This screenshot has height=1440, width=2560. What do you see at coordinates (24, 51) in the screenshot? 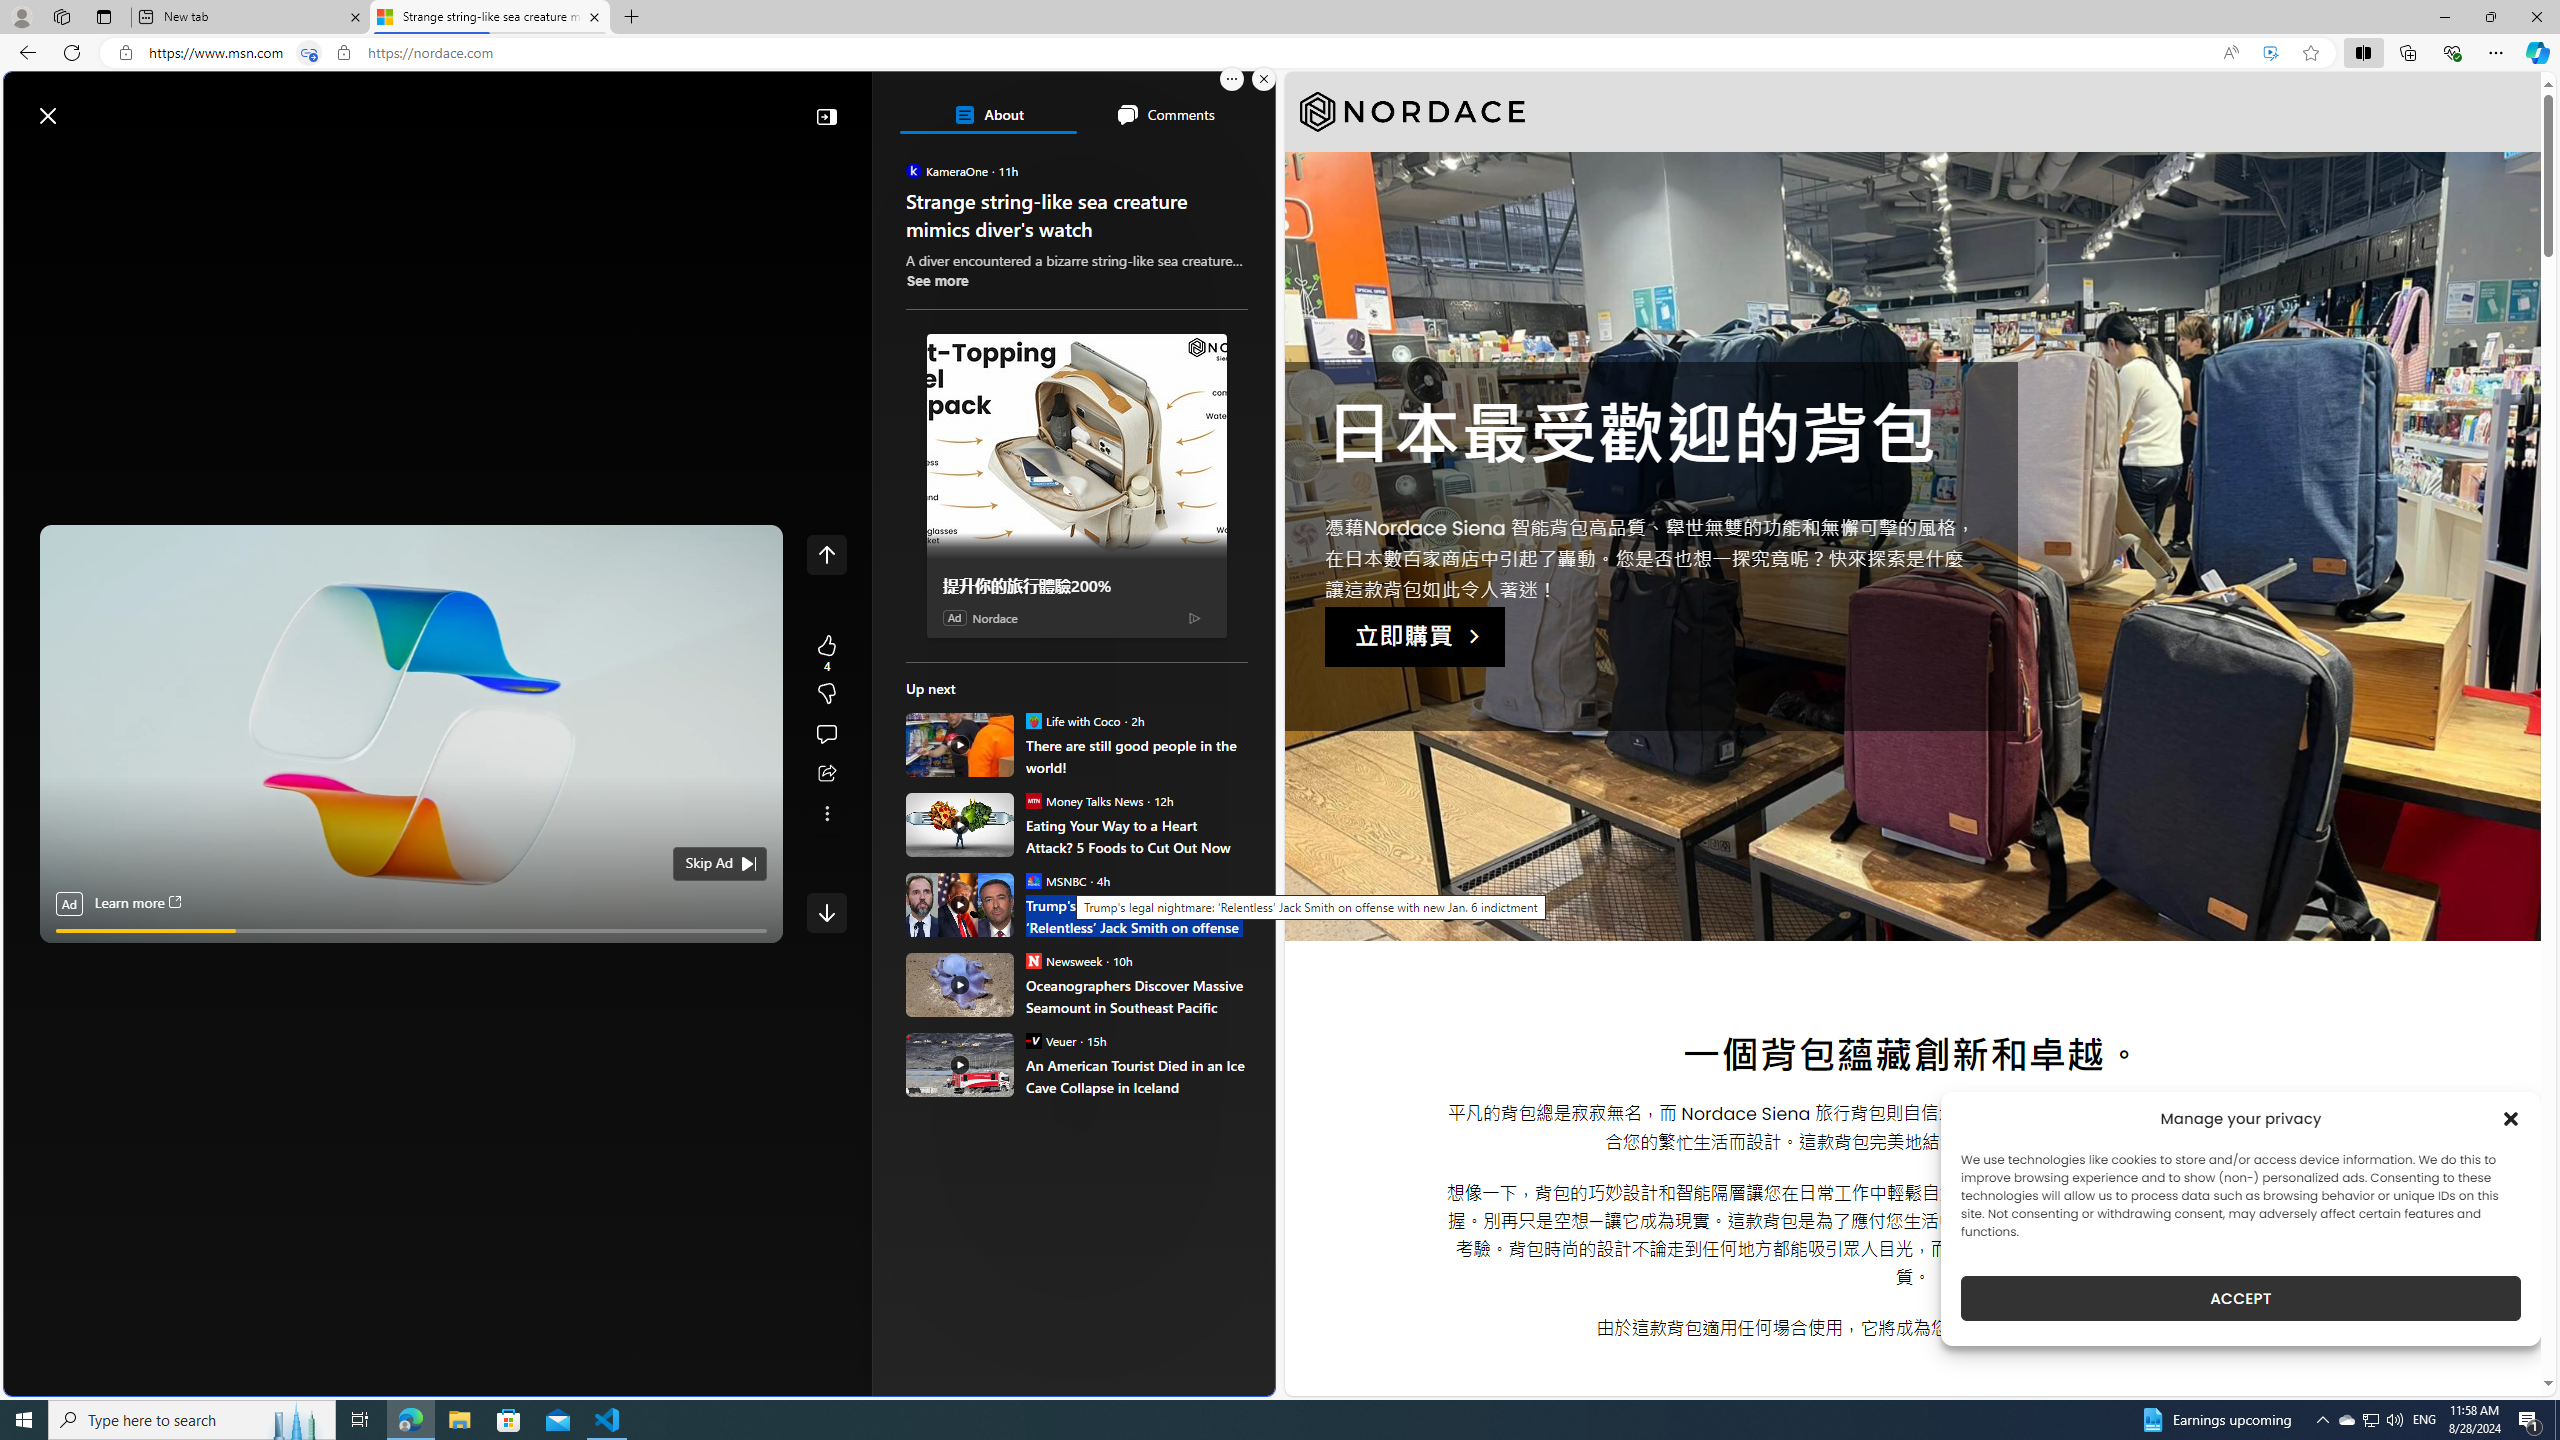
I see `'Back'` at bounding box center [24, 51].